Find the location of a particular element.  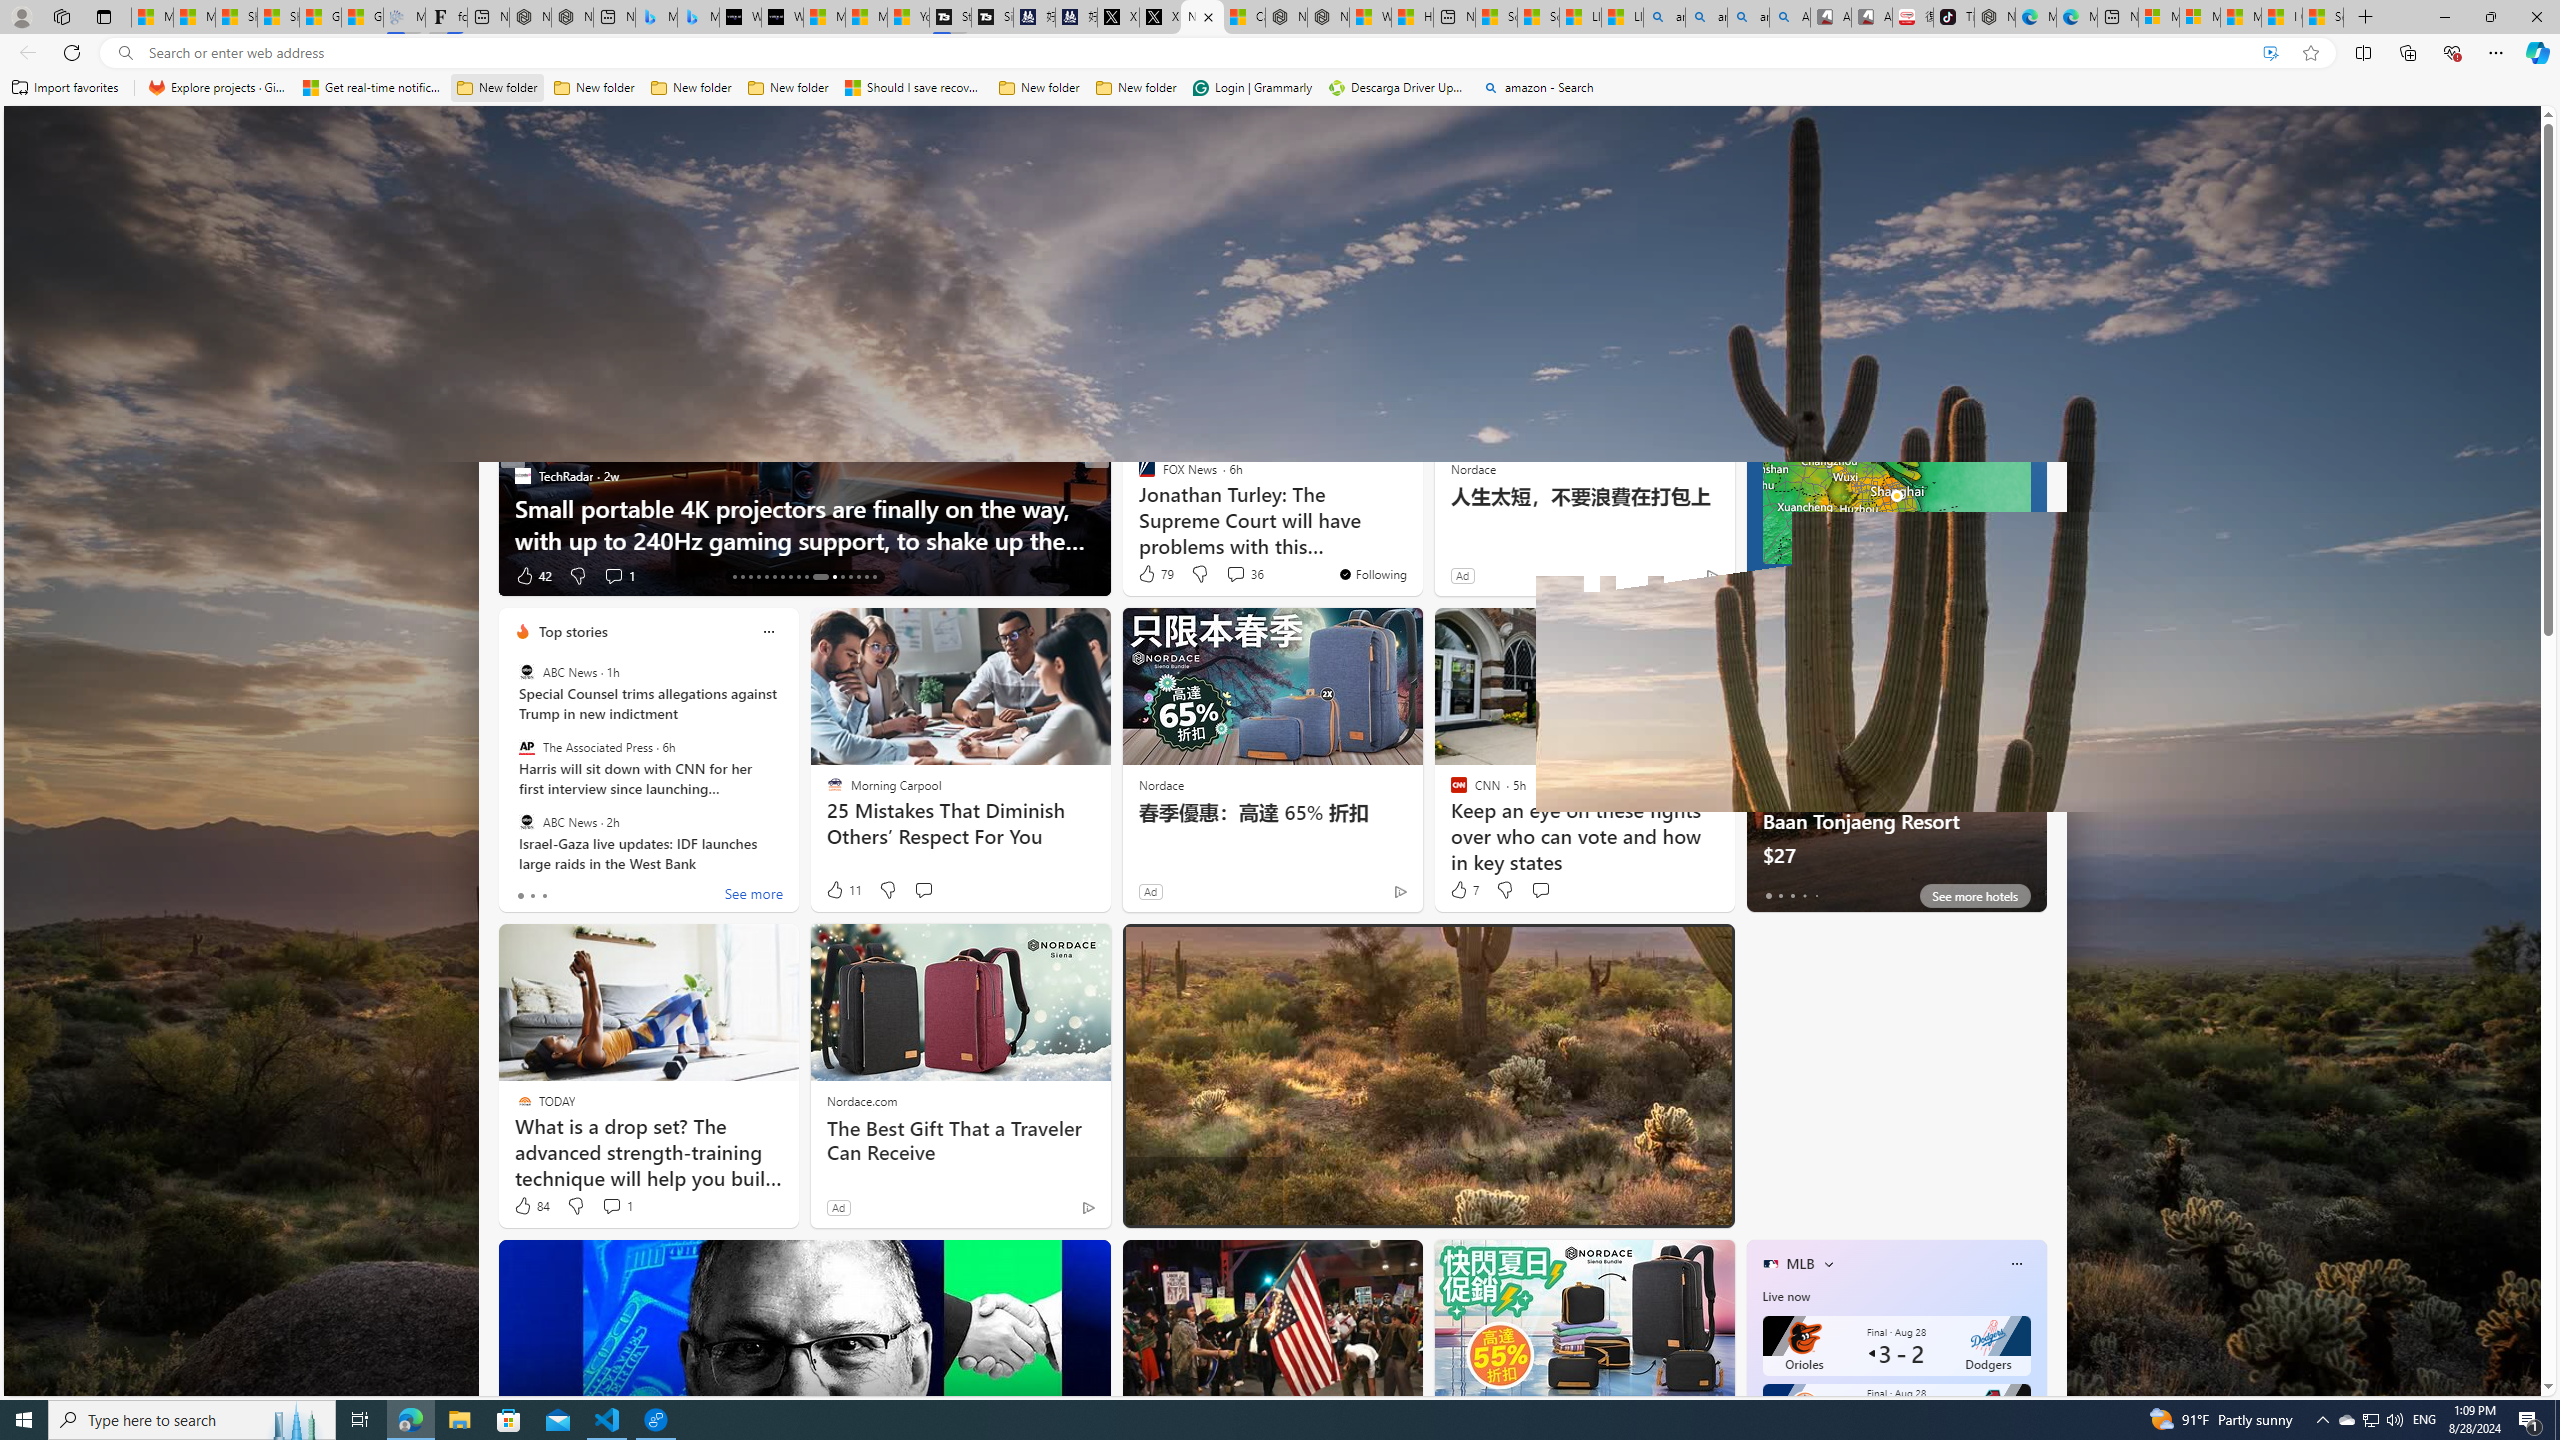

'AutomationID: tab-25' is located at coordinates (841, 577).